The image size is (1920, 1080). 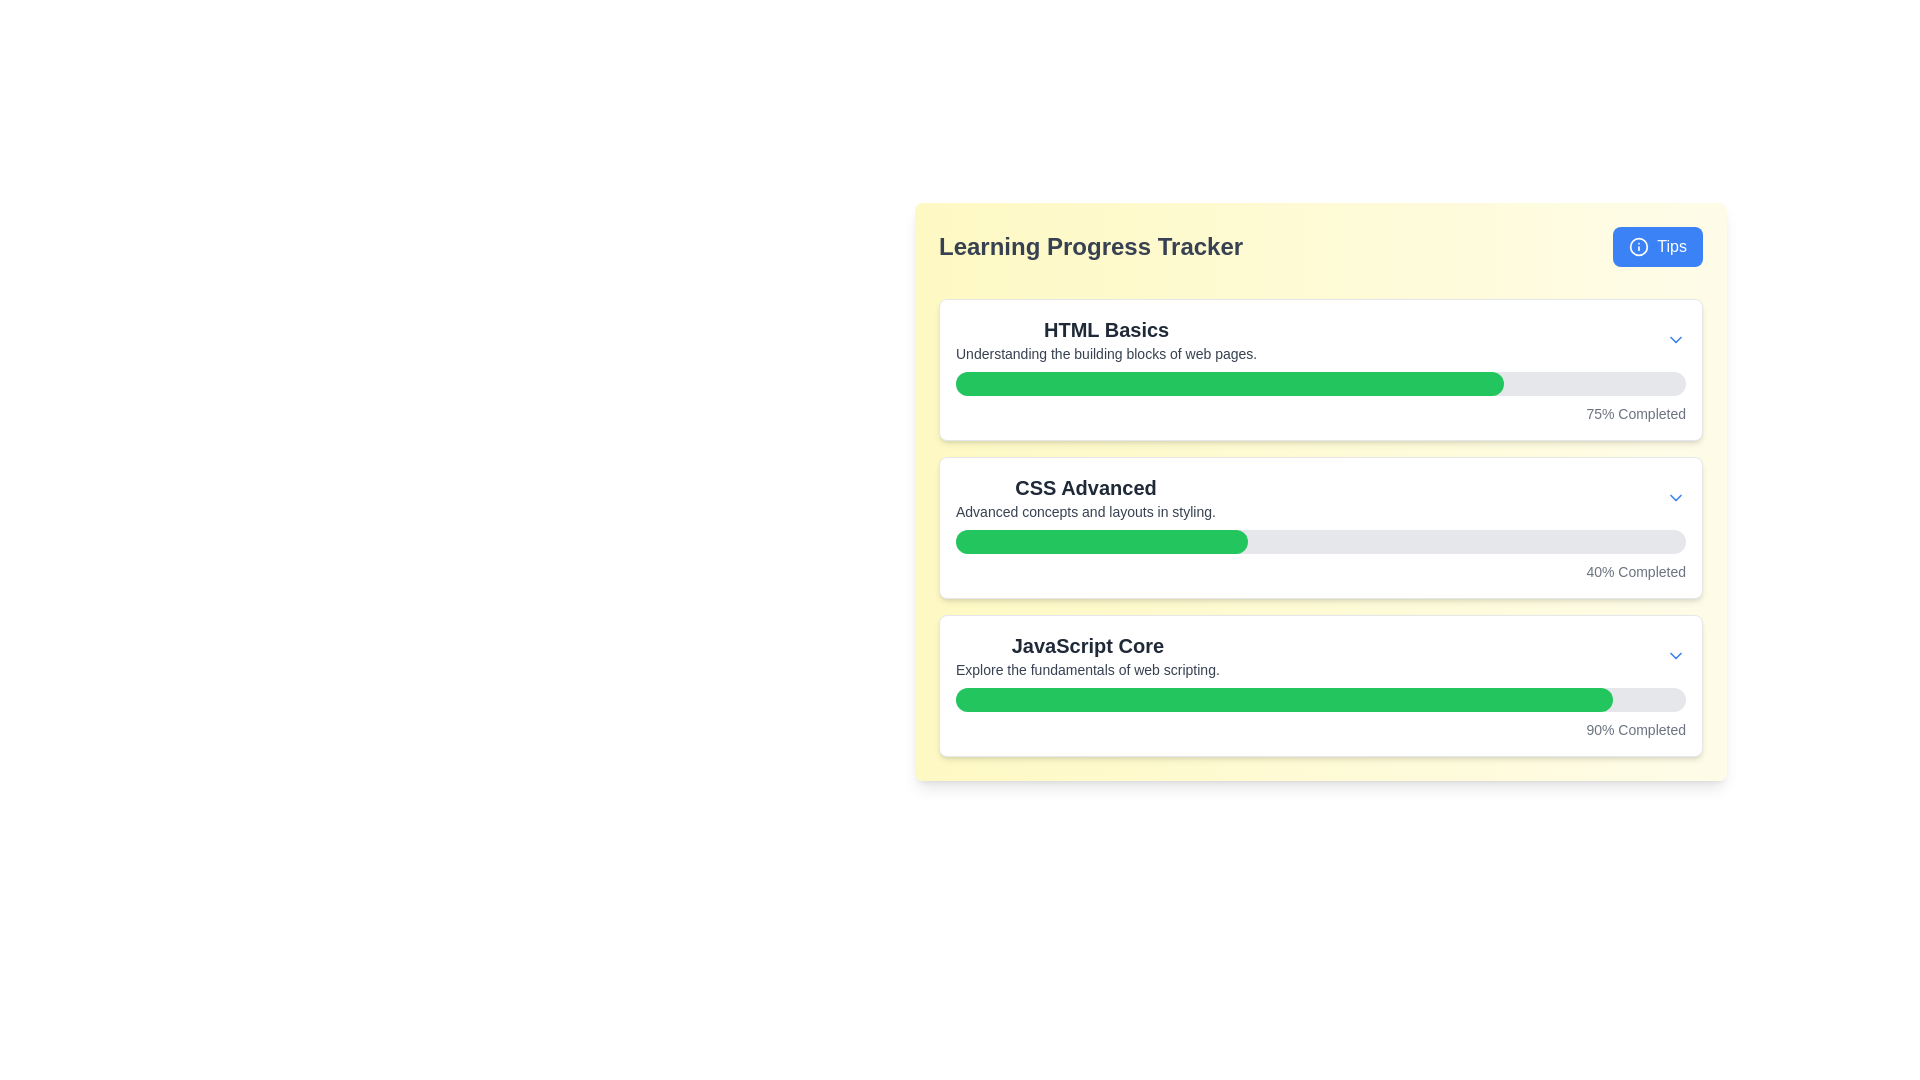 I want to click on the button that provides access to tips in the Learning Progress Tracker section, so click(x=1658, y=245).